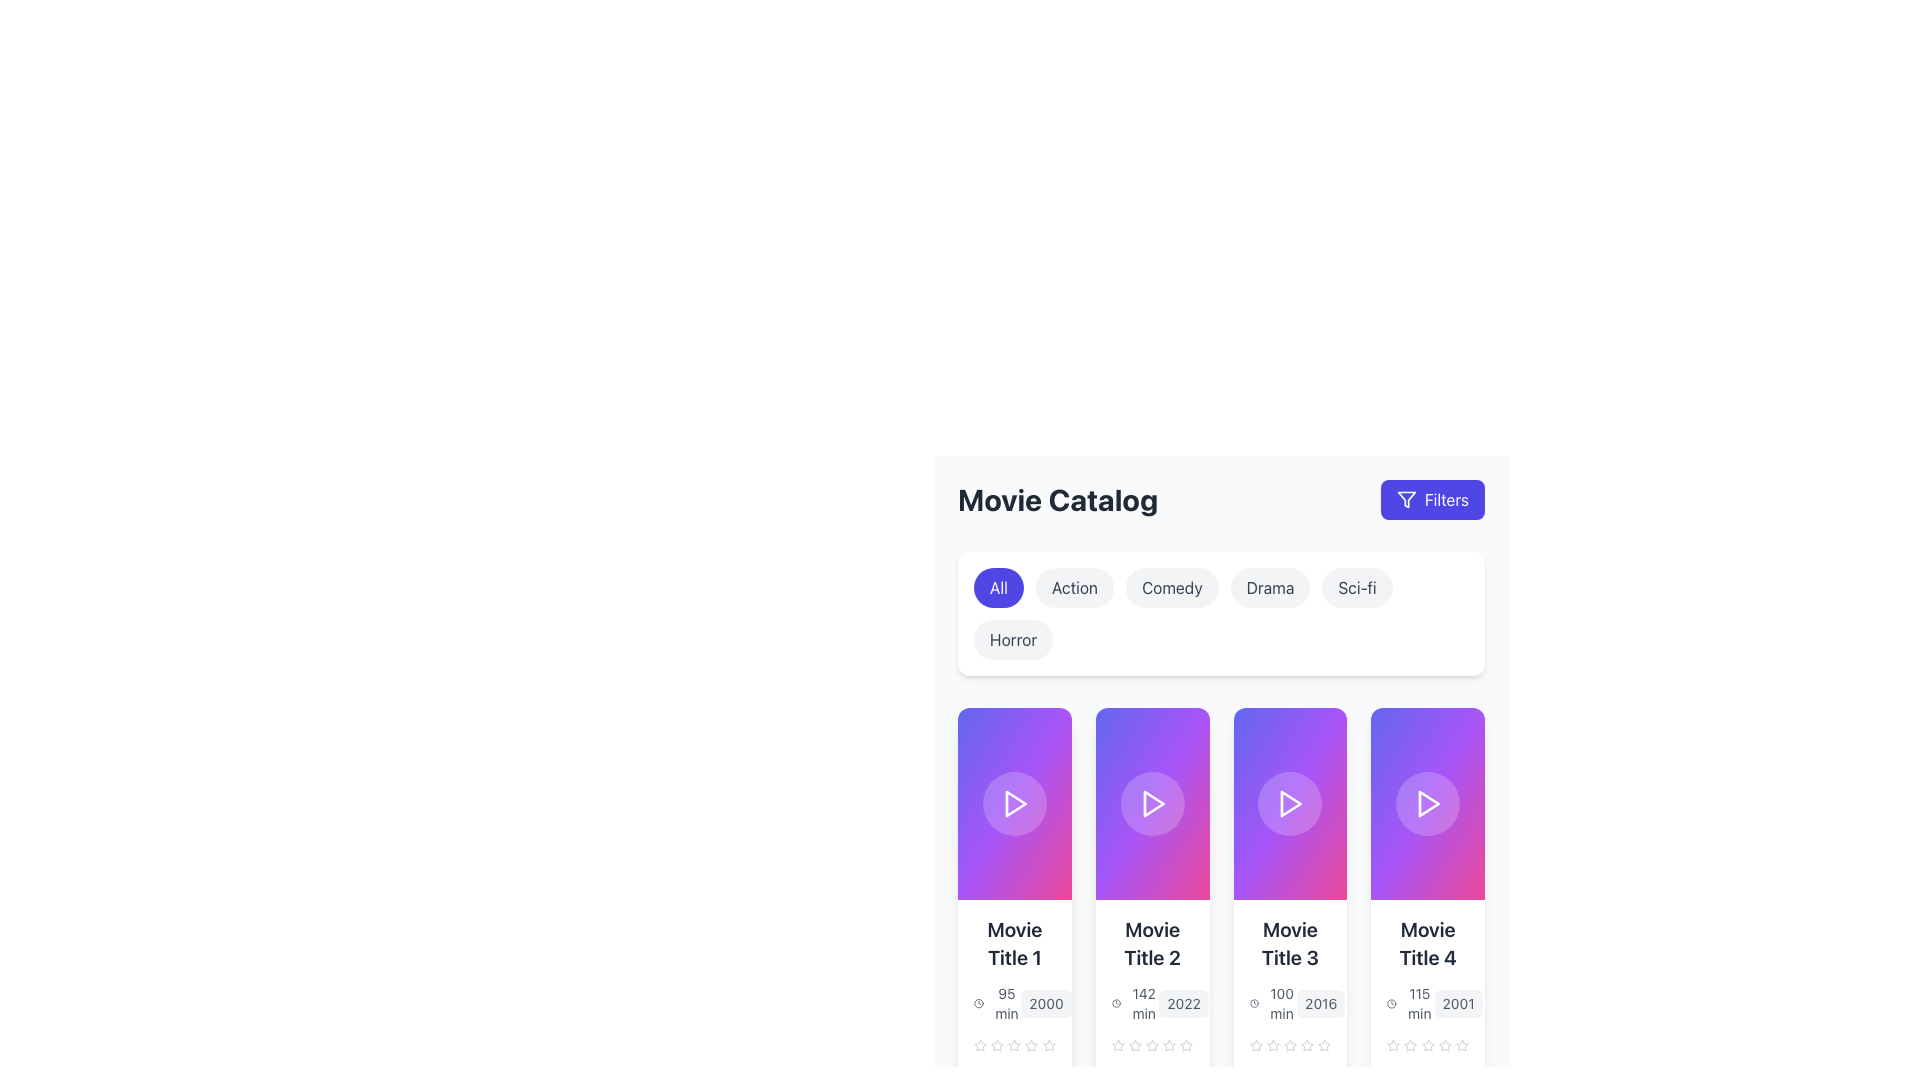 This screenshot has width=1920, height=1080. What do you see at coordinates (1014, 944) in the screenshot?
I see `the title text label for the first movie card, which is located directly beneath the thumbnail image in the grid layout` at bounding box center [1014, 944].